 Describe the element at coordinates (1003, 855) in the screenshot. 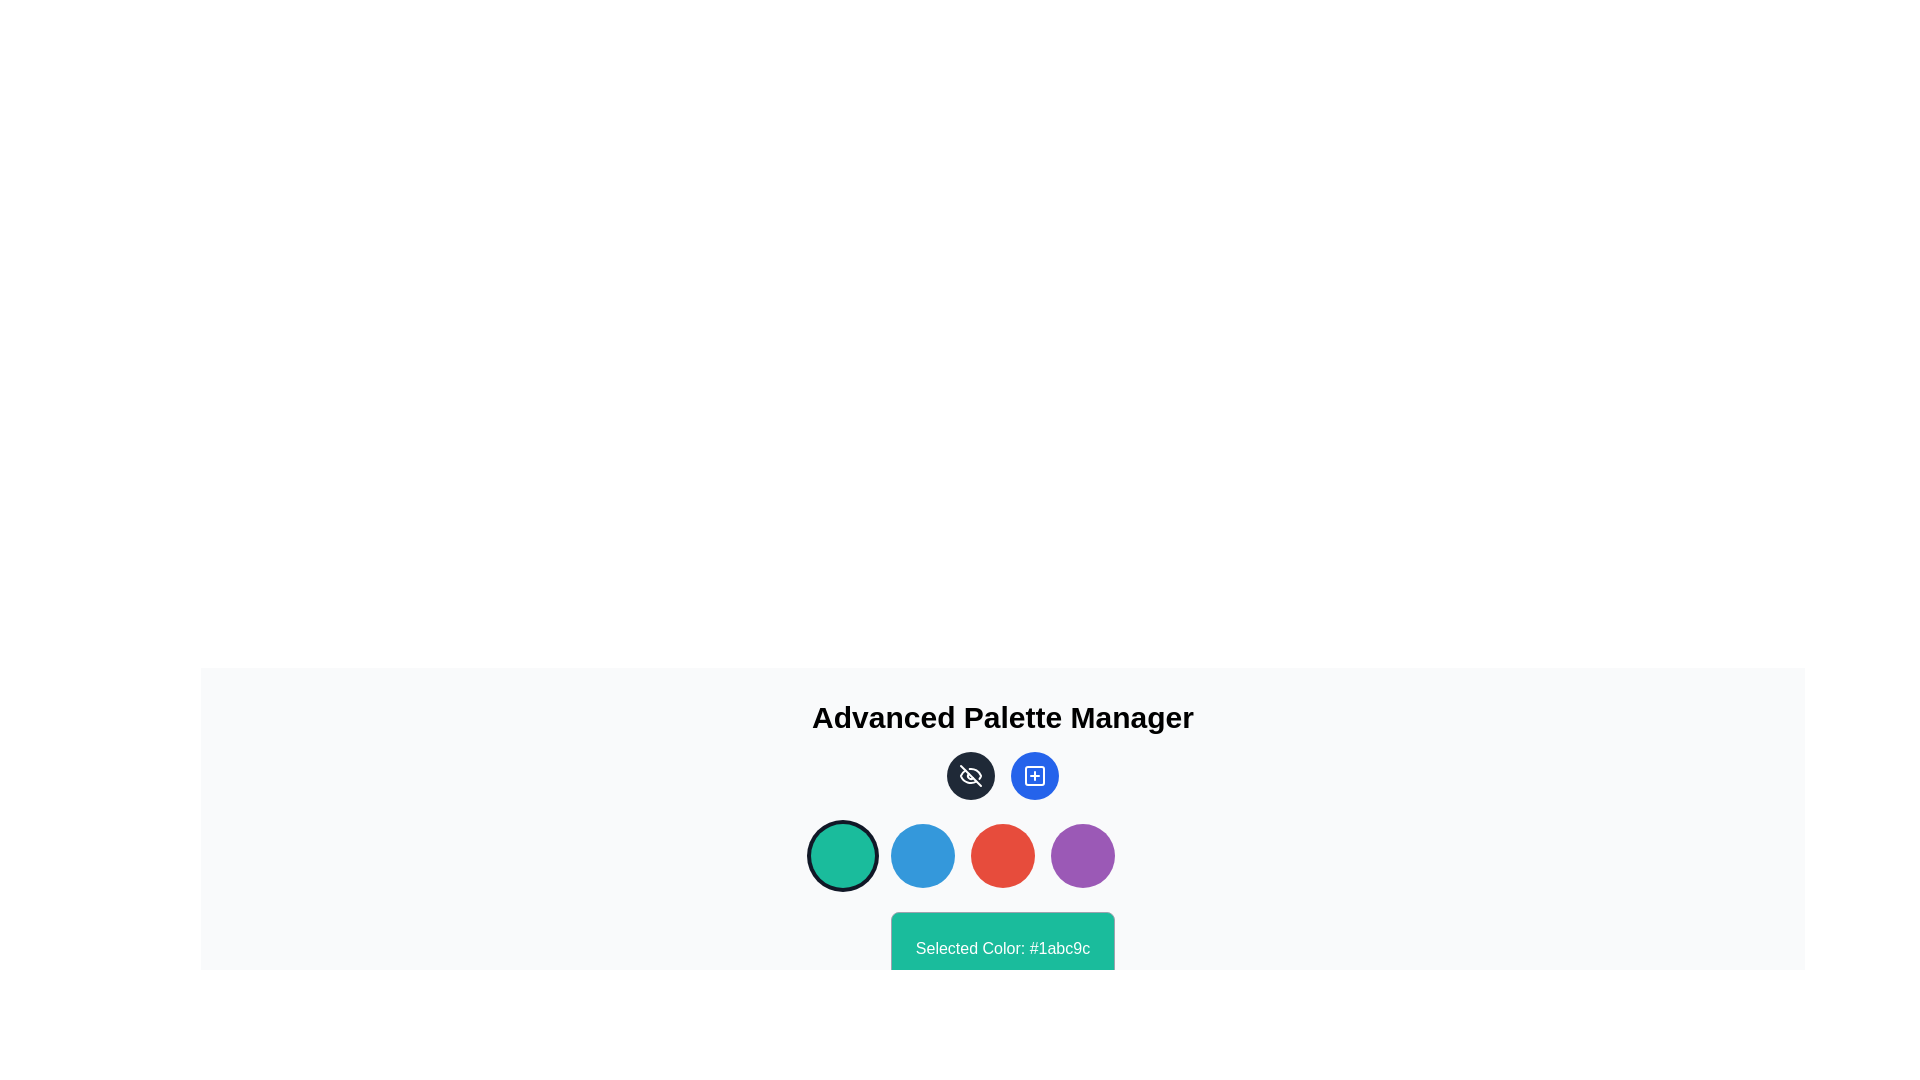

I see `the third circular icon in a row of five icons to confirm the selection of red as the active color` at that location.